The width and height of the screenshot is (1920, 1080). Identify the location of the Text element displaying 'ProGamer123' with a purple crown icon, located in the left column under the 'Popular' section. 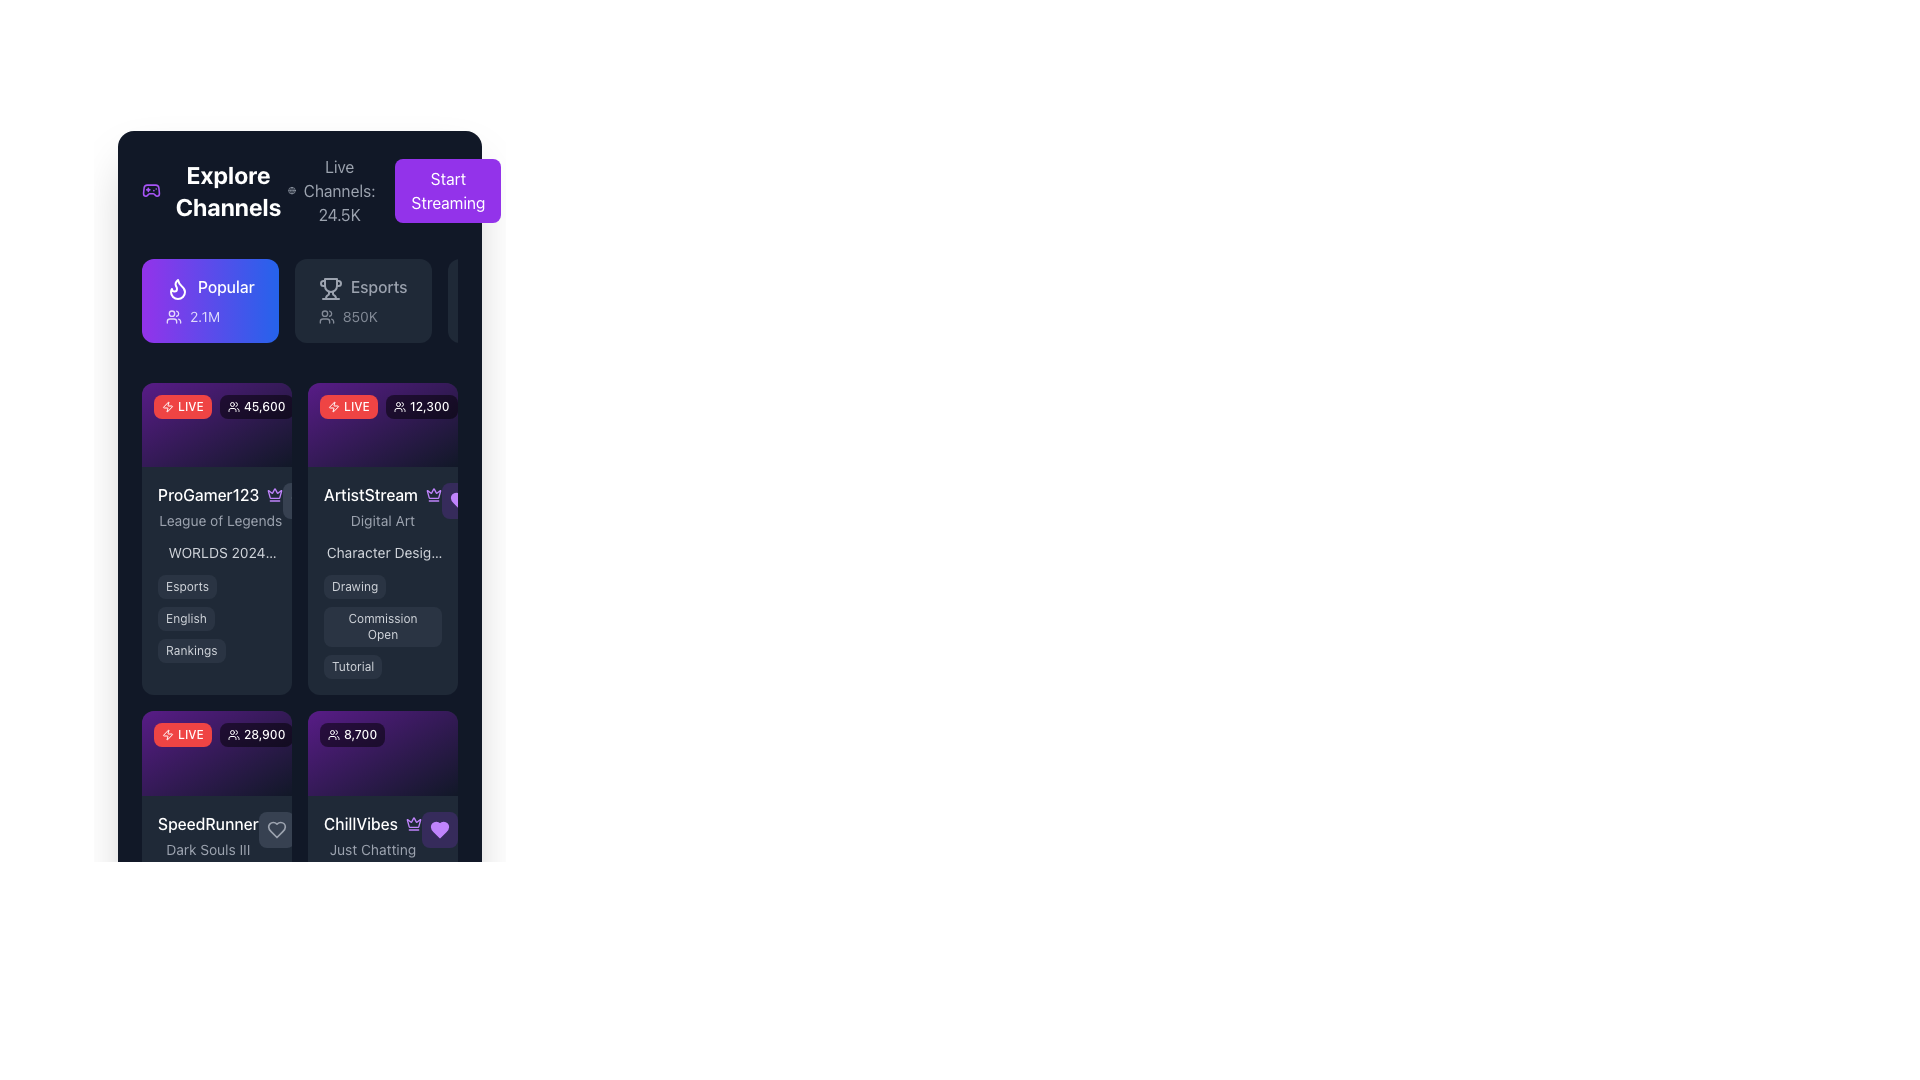
(216, 505).